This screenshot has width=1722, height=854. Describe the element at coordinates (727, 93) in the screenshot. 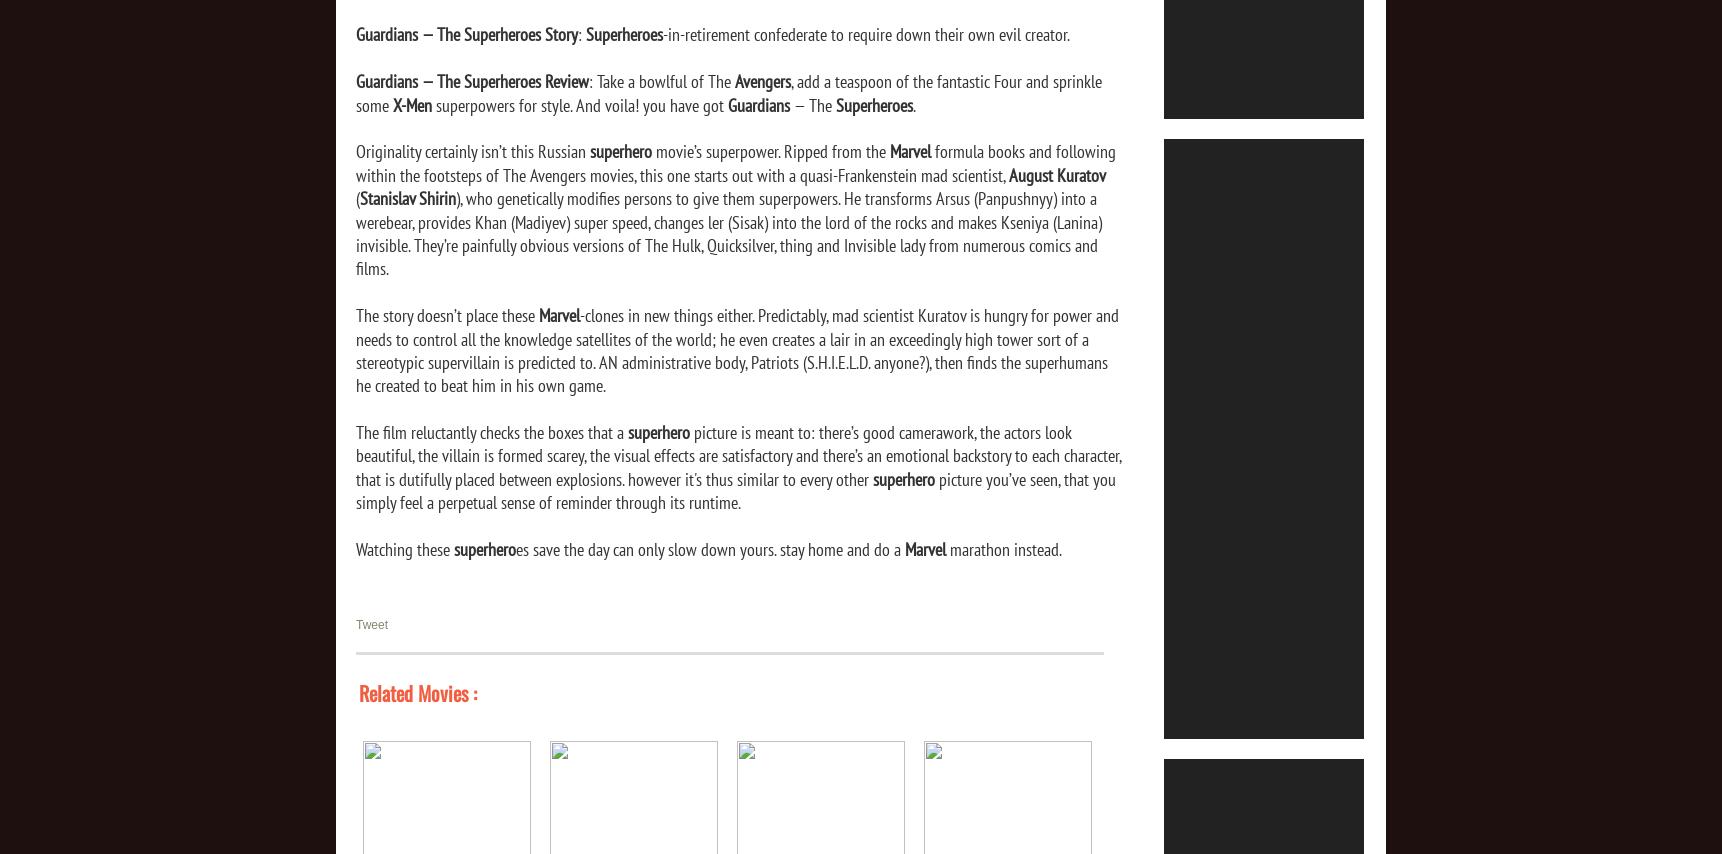

I see `', add a
teaspoon of the fantastic Four and sprinkle some'` at that location.